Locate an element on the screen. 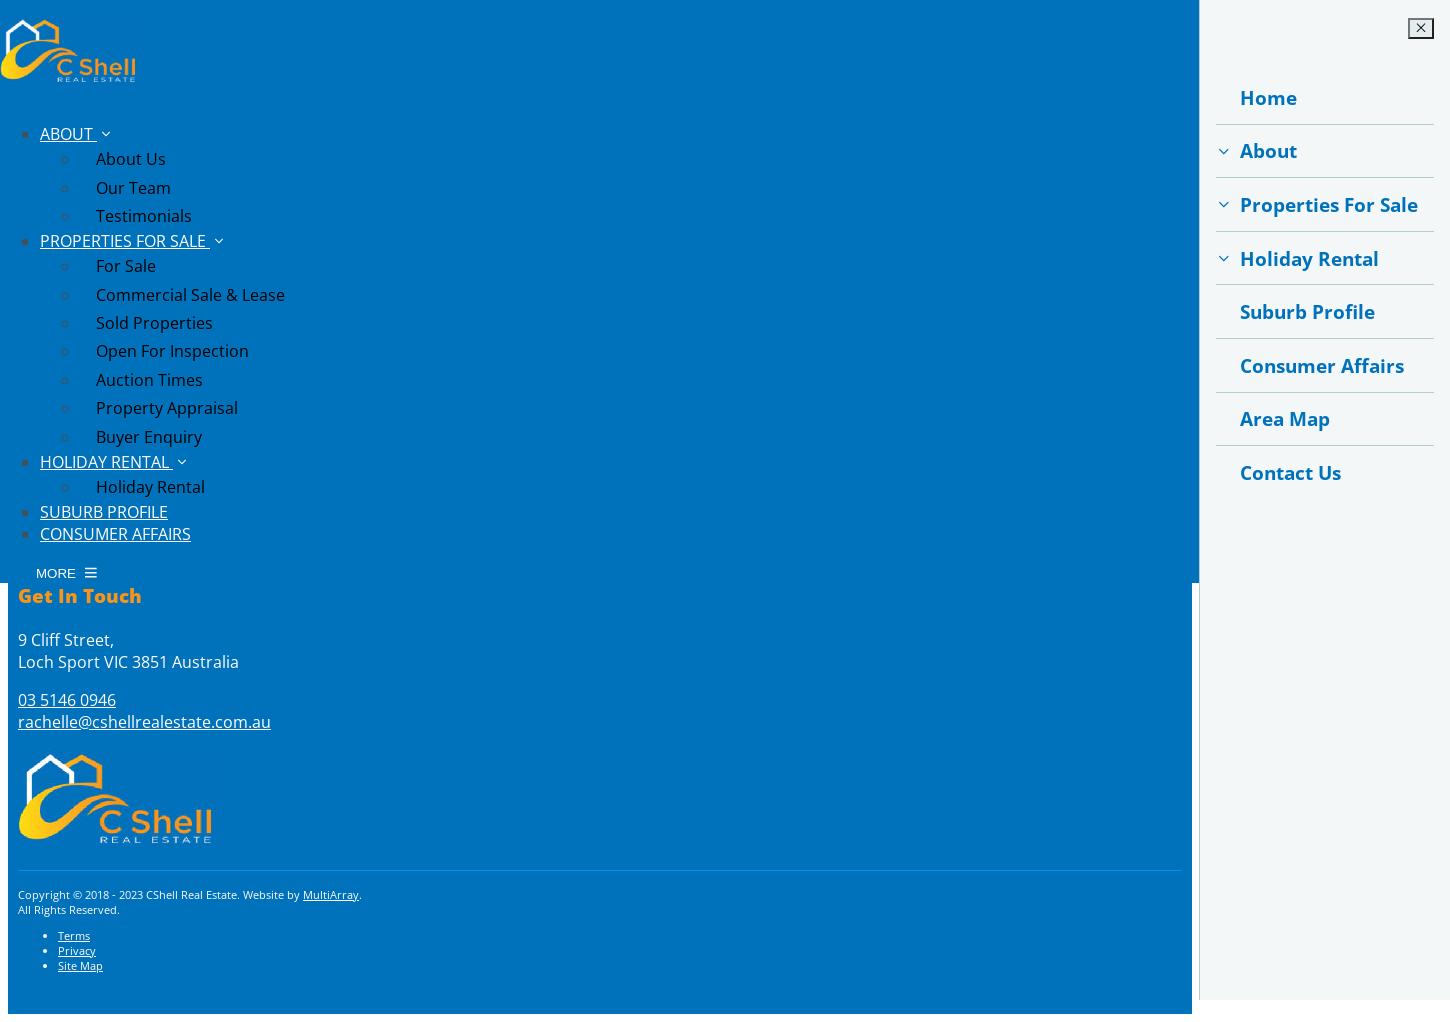 This screenshot has height=1022, width=1450. 'Our Team' is located at coordinates (95, 187).